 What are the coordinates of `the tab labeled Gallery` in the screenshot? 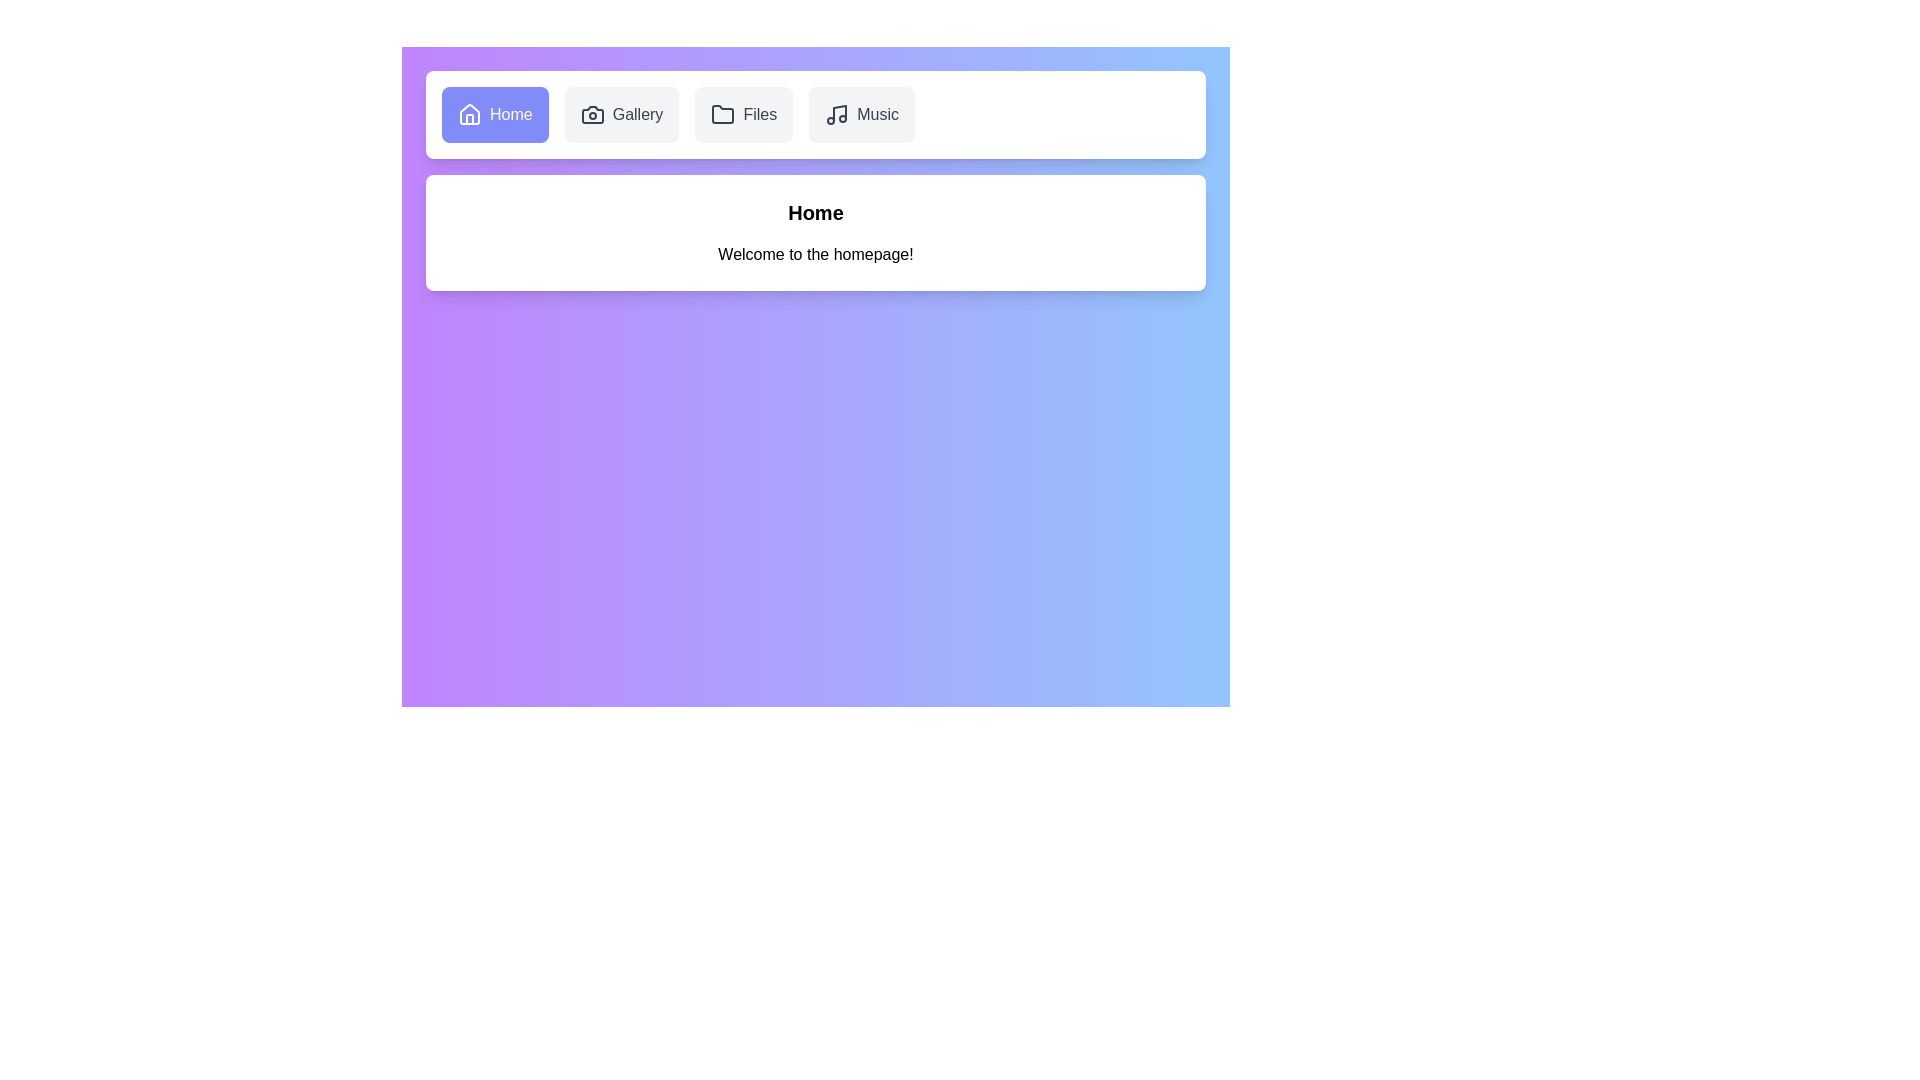 It's located at (621, 115).